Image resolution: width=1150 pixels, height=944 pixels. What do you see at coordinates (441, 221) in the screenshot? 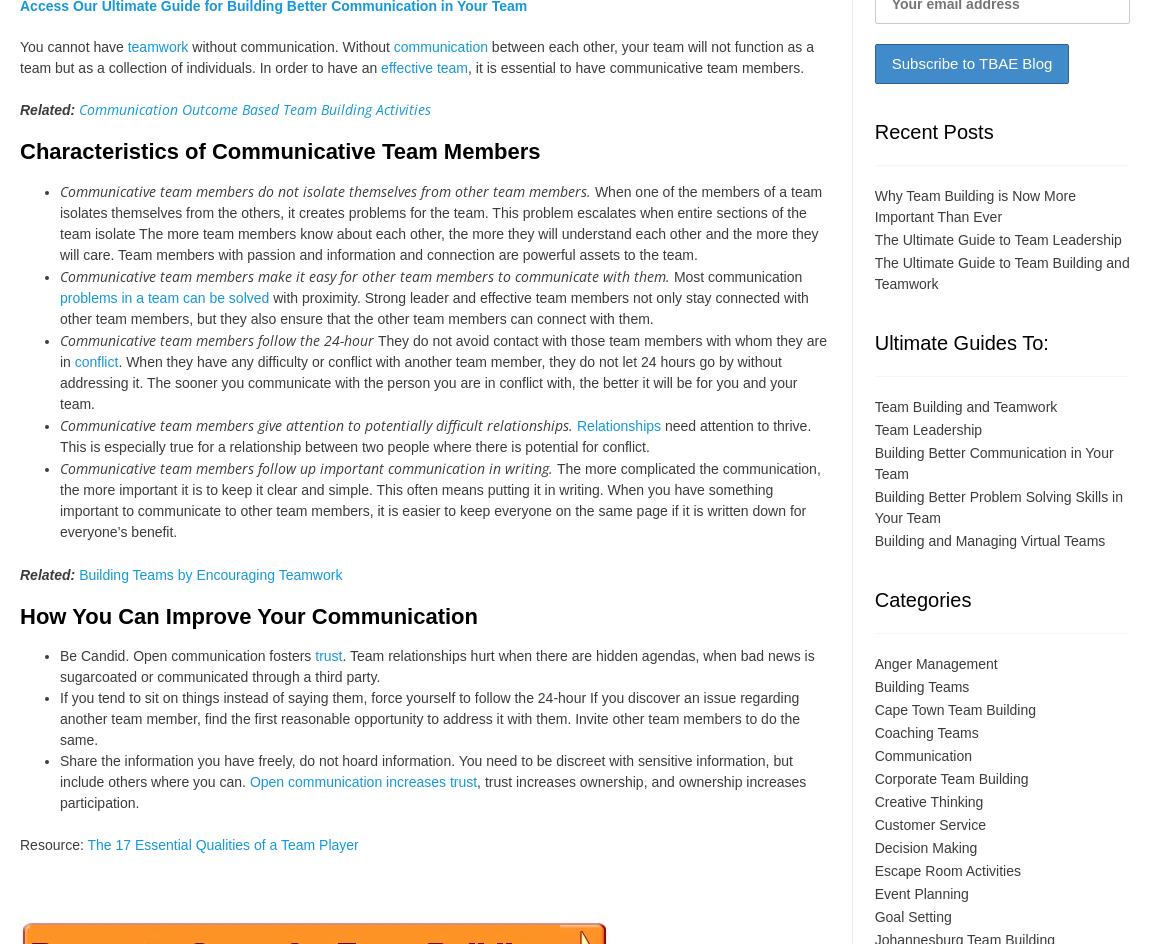
I see `'When one of the members of a team isolates themselves from the others, it creates problems for the team. This problem escalates when entire sections of the team isolate The more team members know about each other, the more they will understand each other and the more they will care. Team members with passion and information and connection are powerful assets to the team.'` at bounding box center [441, 221].